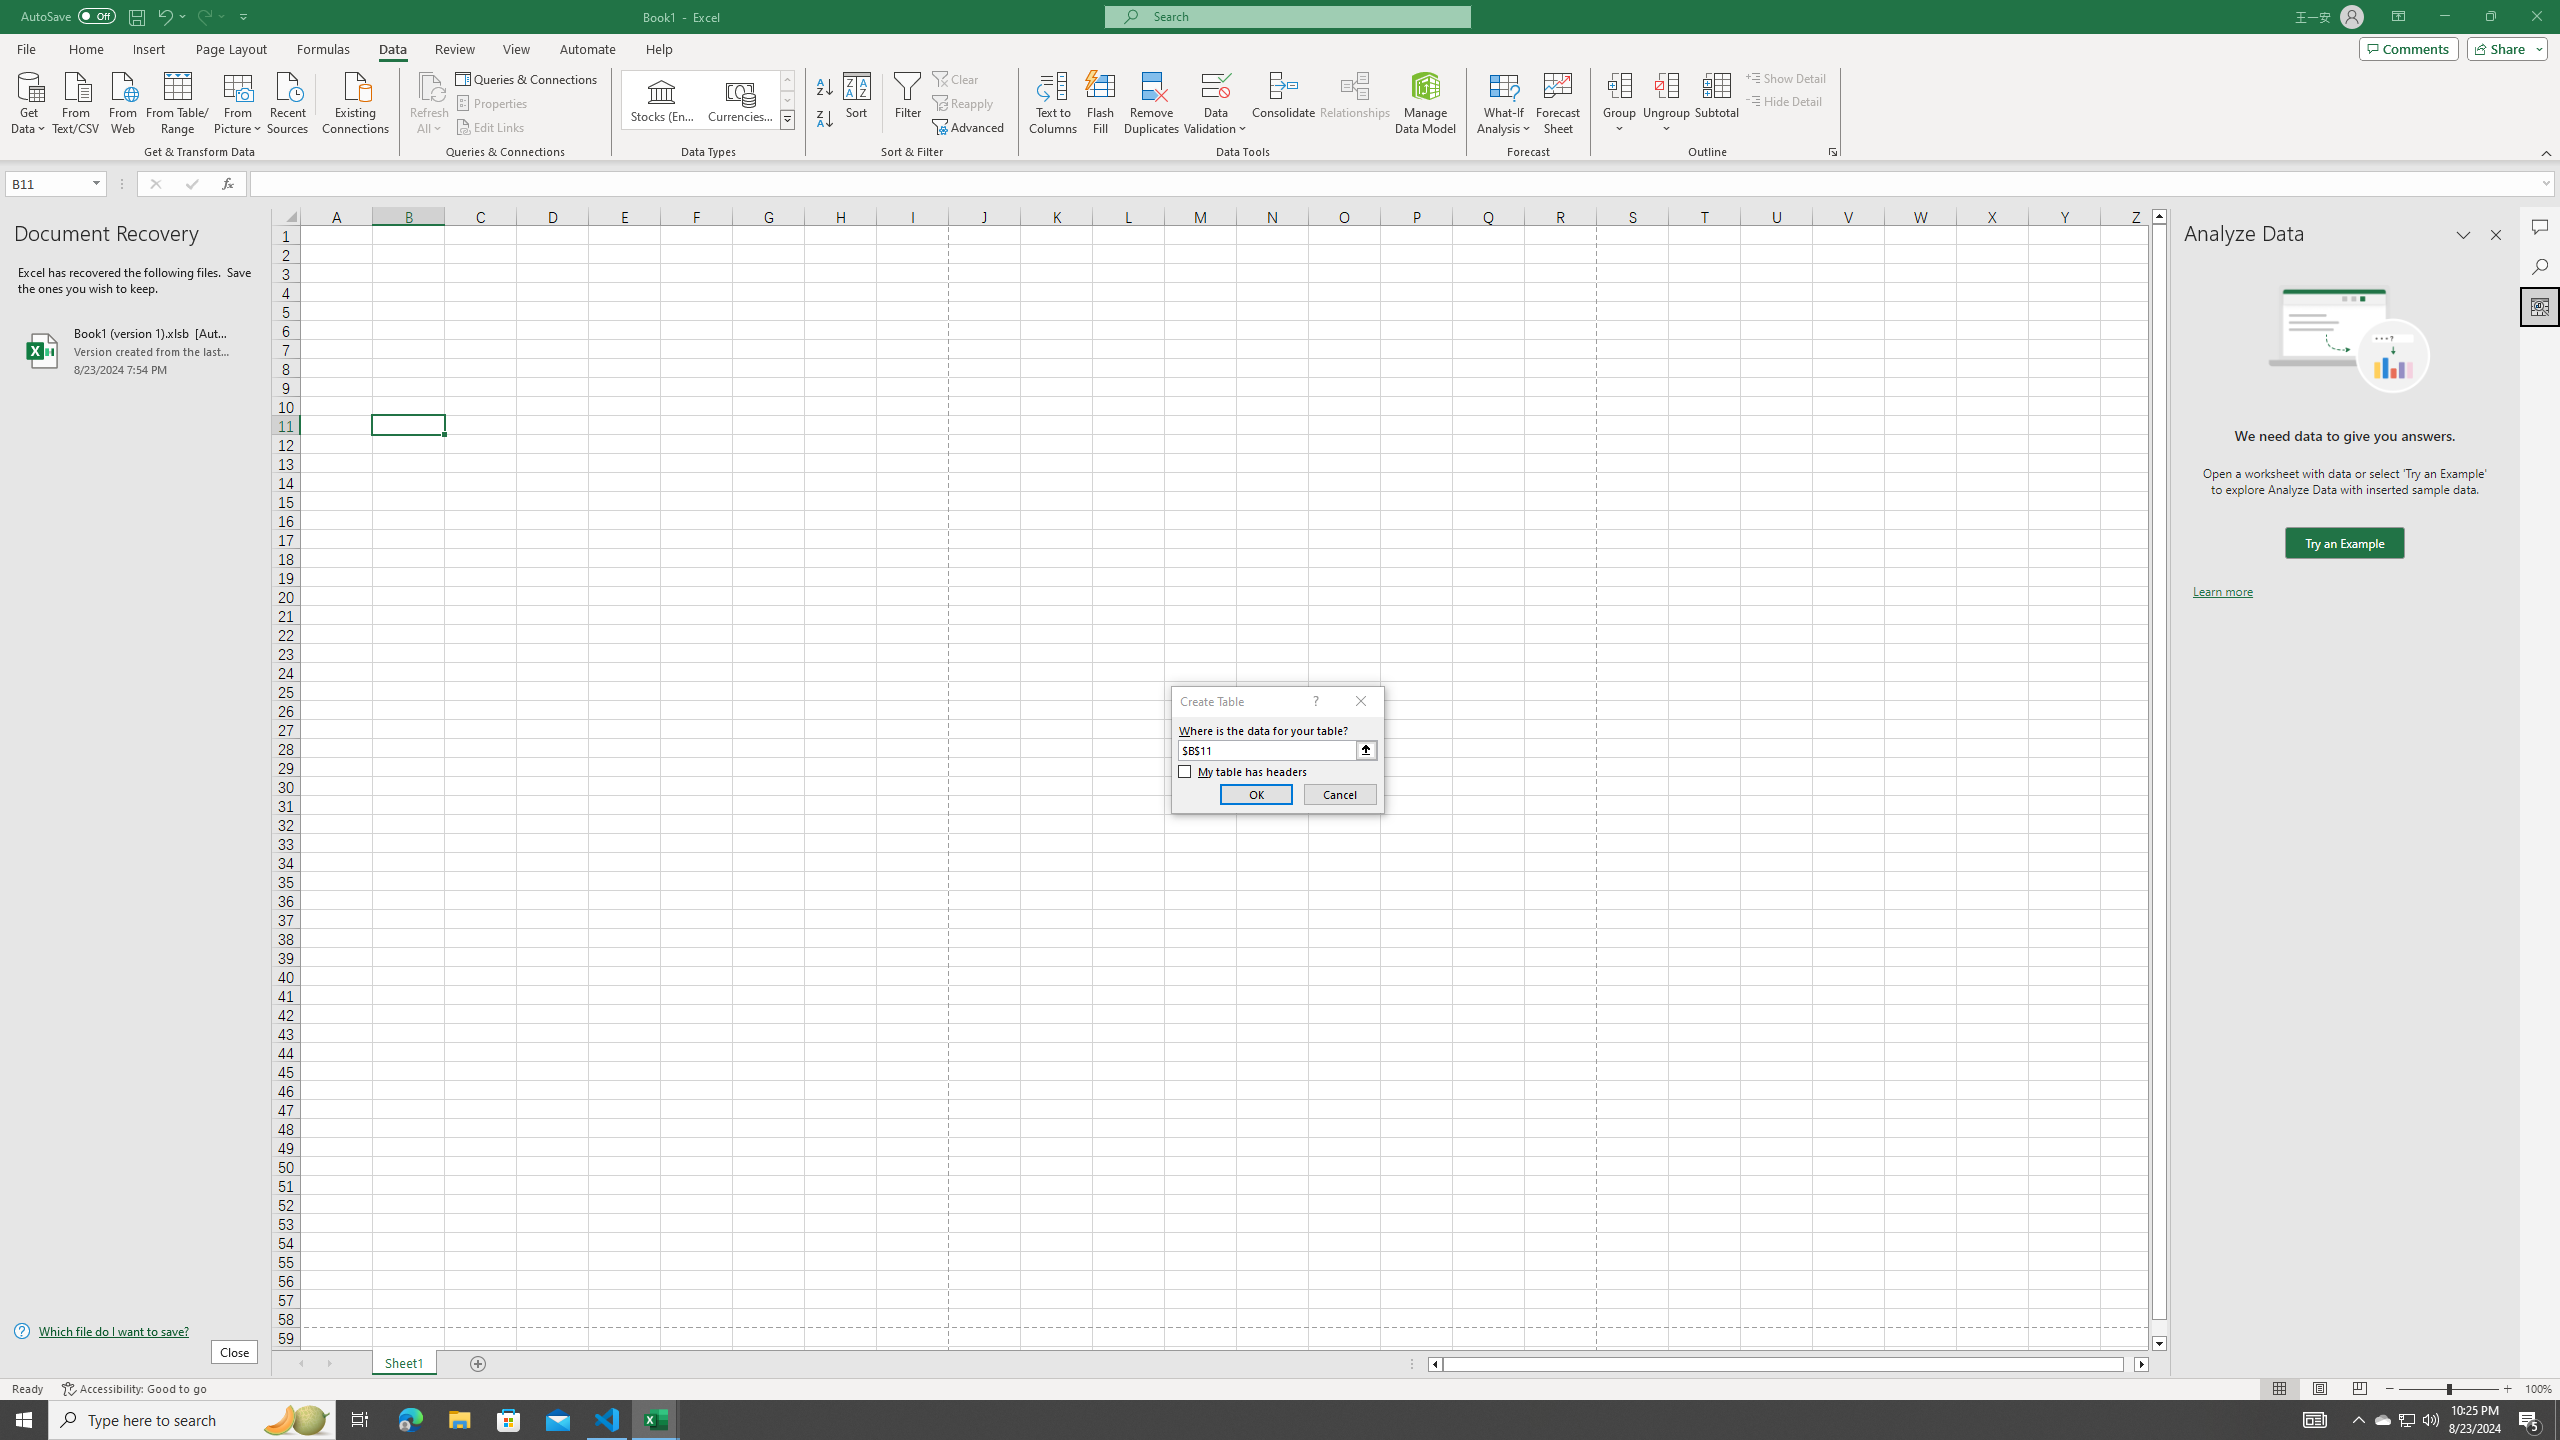 The image size is (2560, 1440). I want to click on 'Sort...', so click(856, 103).